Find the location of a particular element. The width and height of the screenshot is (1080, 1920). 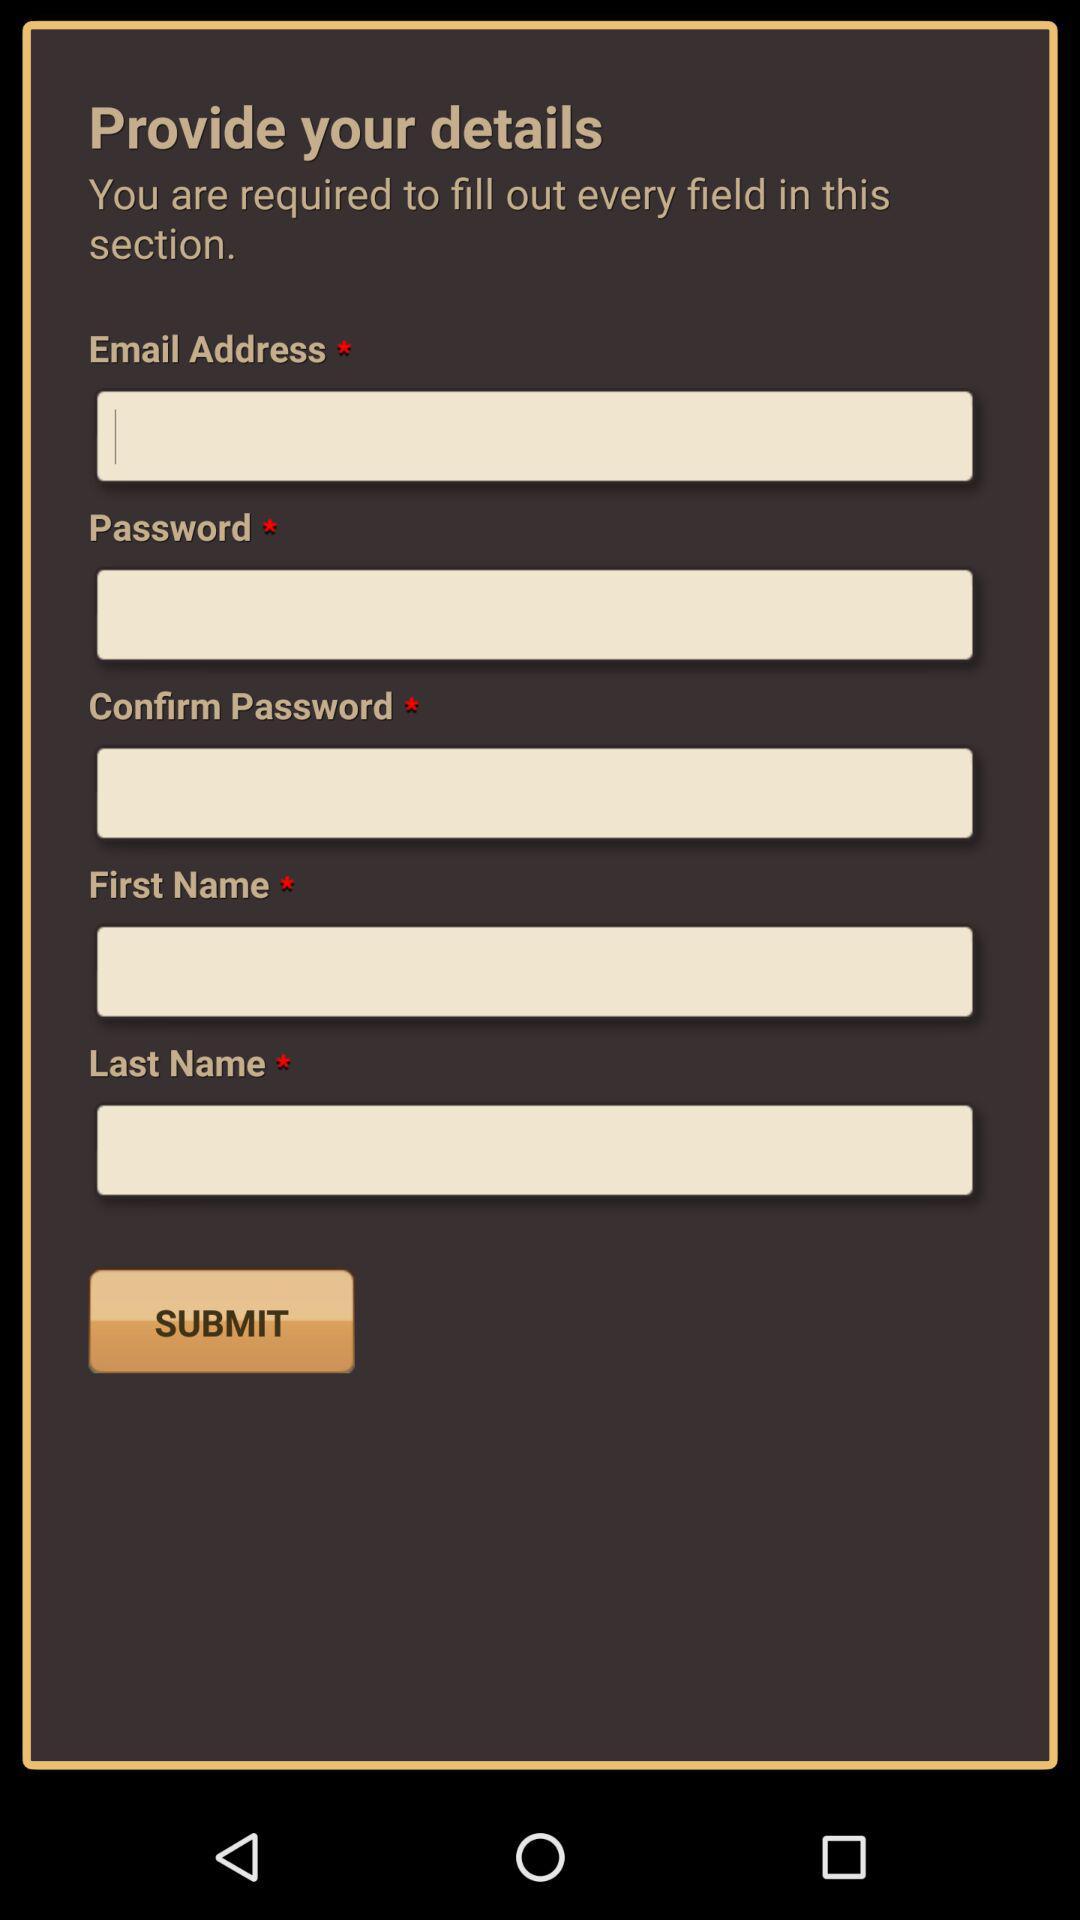

password is located at coordinates (540, 621).